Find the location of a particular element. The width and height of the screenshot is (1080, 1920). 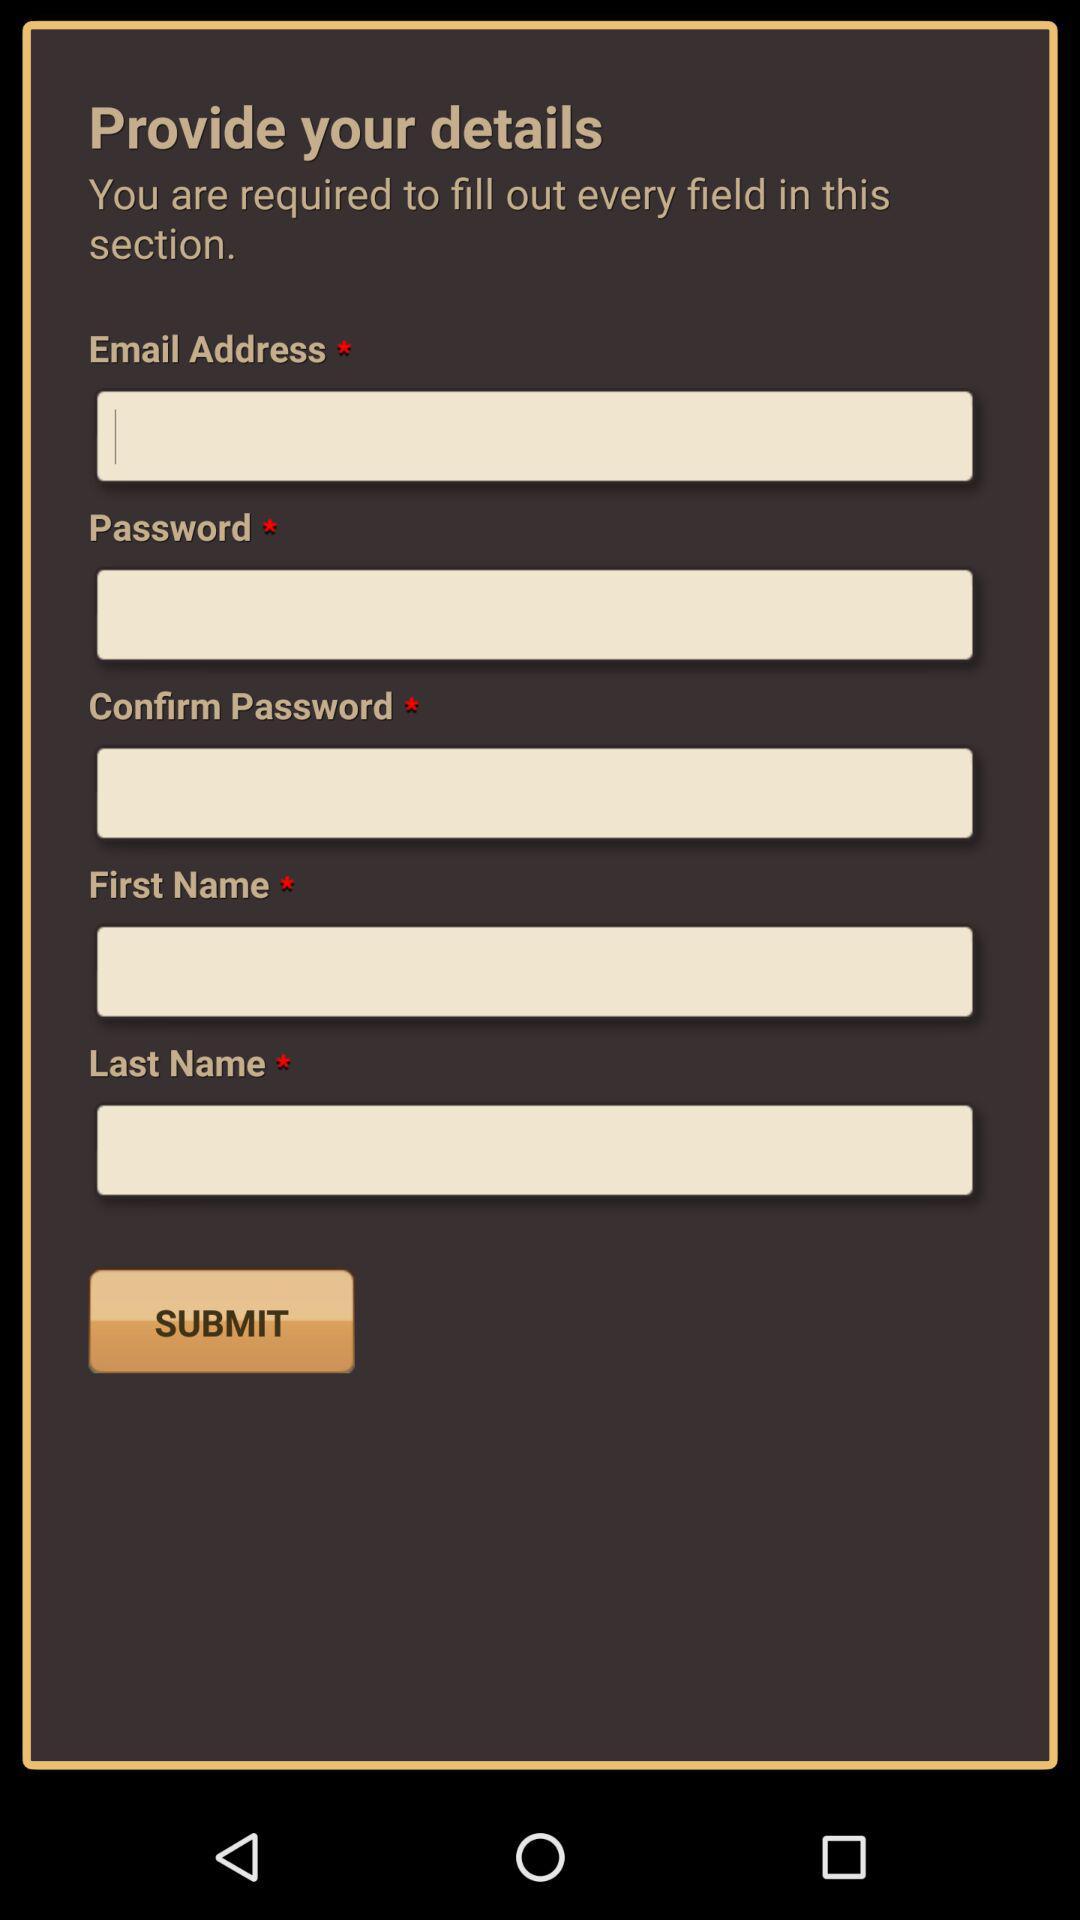

password is located at coordinates (540, 621).